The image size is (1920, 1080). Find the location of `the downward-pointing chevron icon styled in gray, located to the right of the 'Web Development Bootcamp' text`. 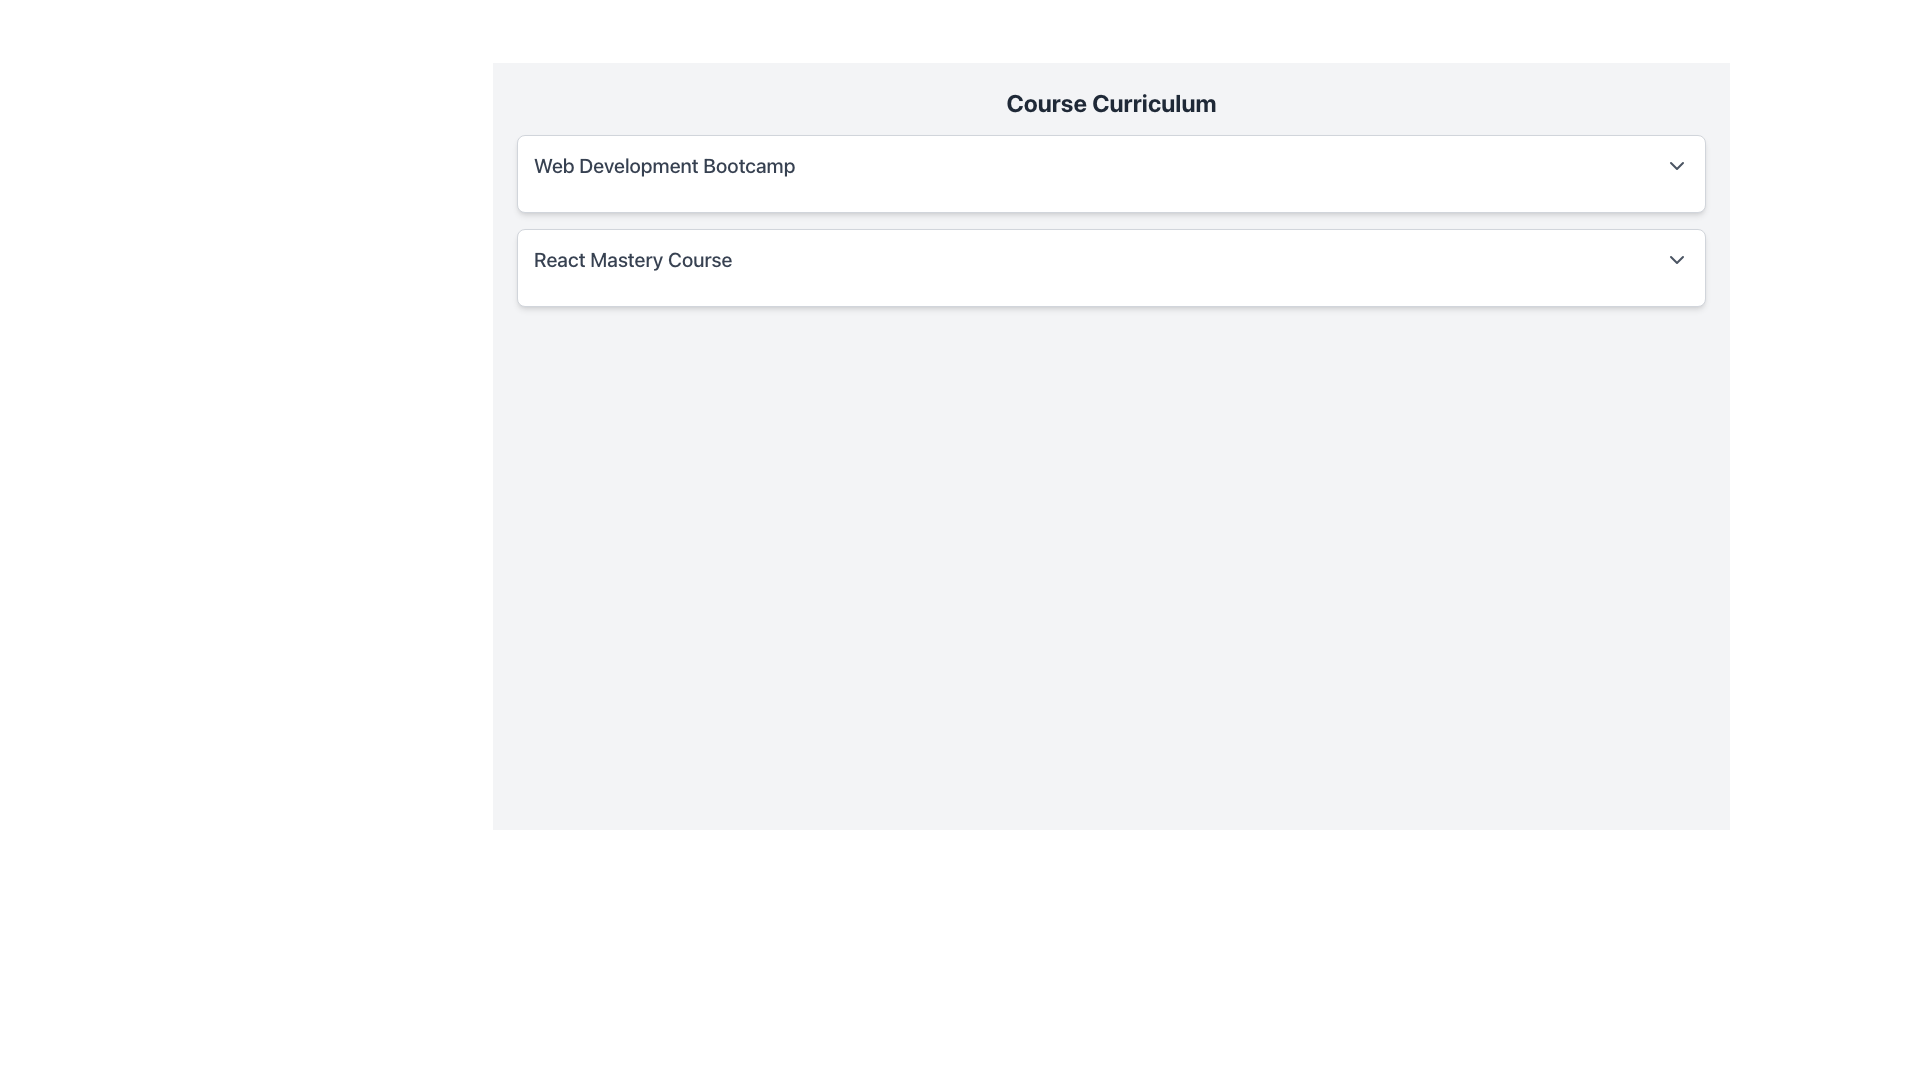

the downward-pointing chevron icon styled in gray, located to the right of the 'Web Development Bootcamp' text is located at coordinates (1676, 164).